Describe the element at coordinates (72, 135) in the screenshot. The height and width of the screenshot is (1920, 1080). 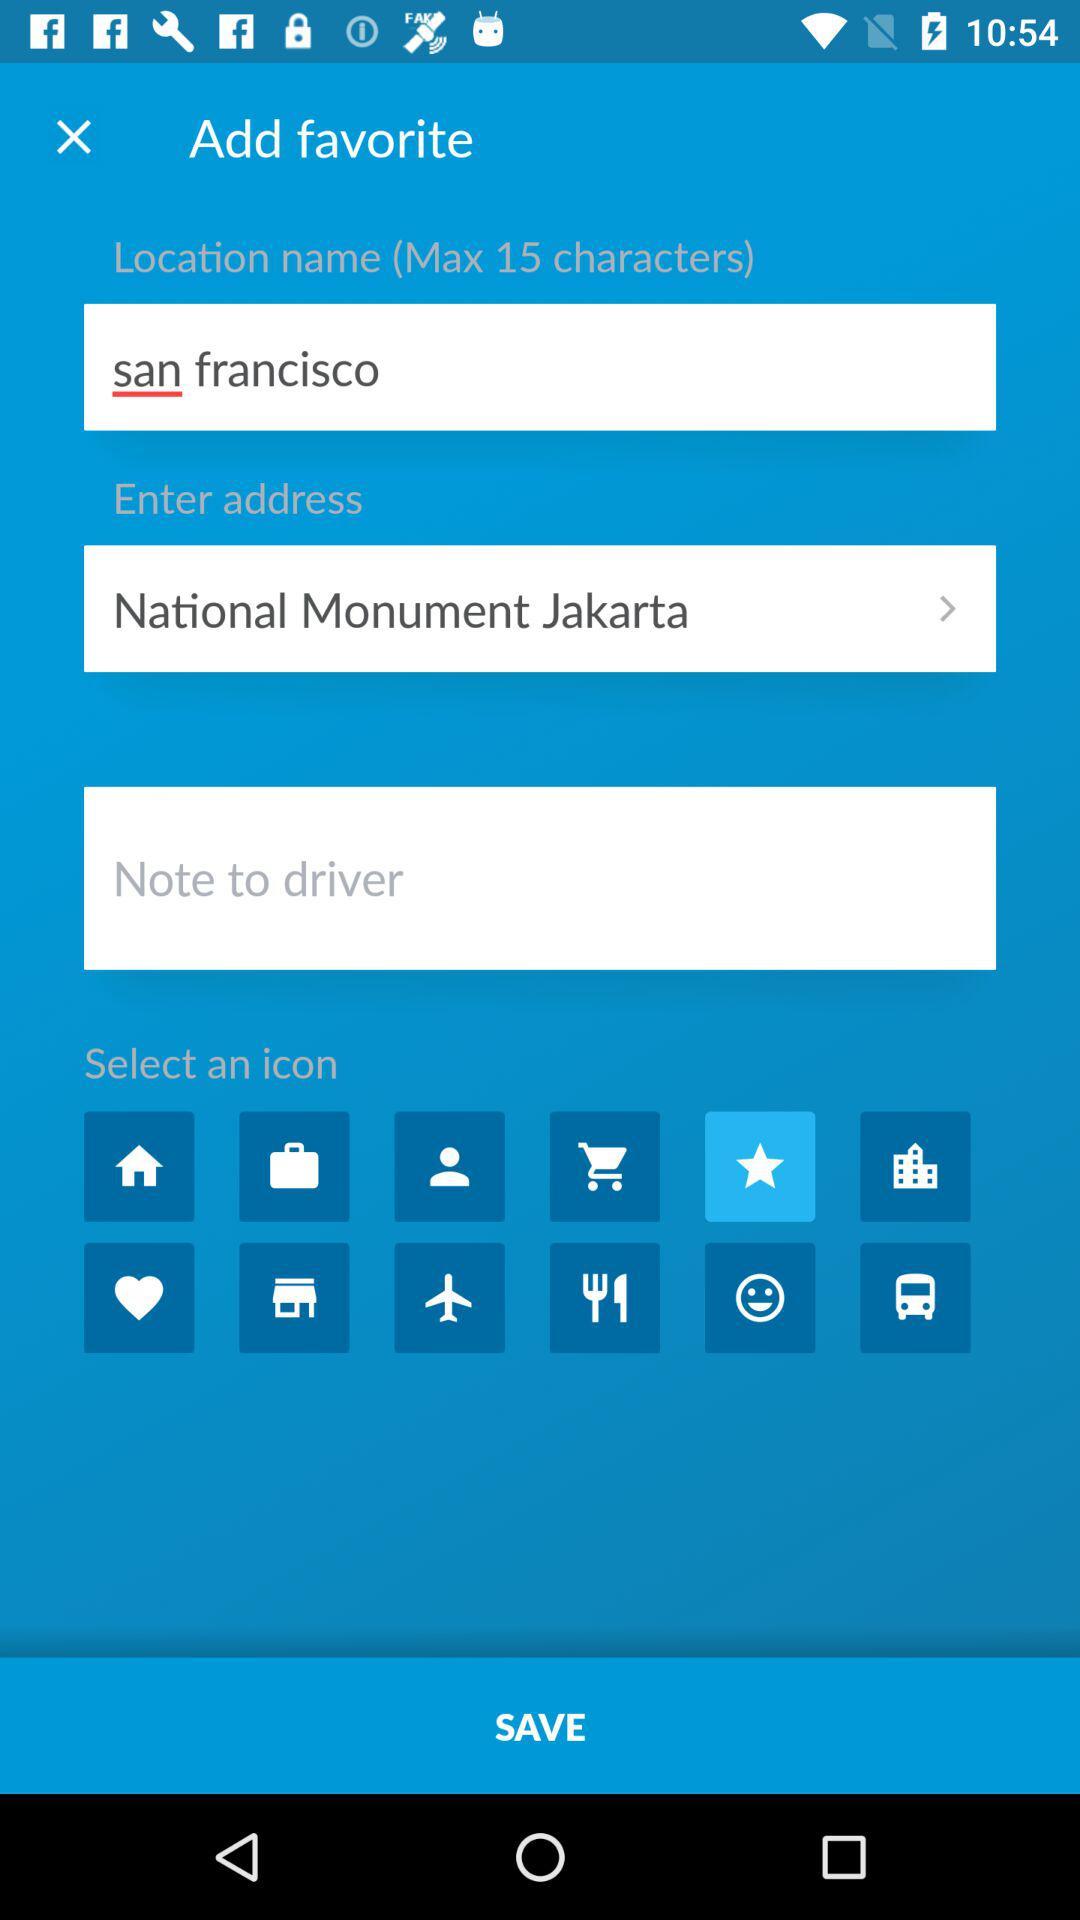
I see `current page` at that location.